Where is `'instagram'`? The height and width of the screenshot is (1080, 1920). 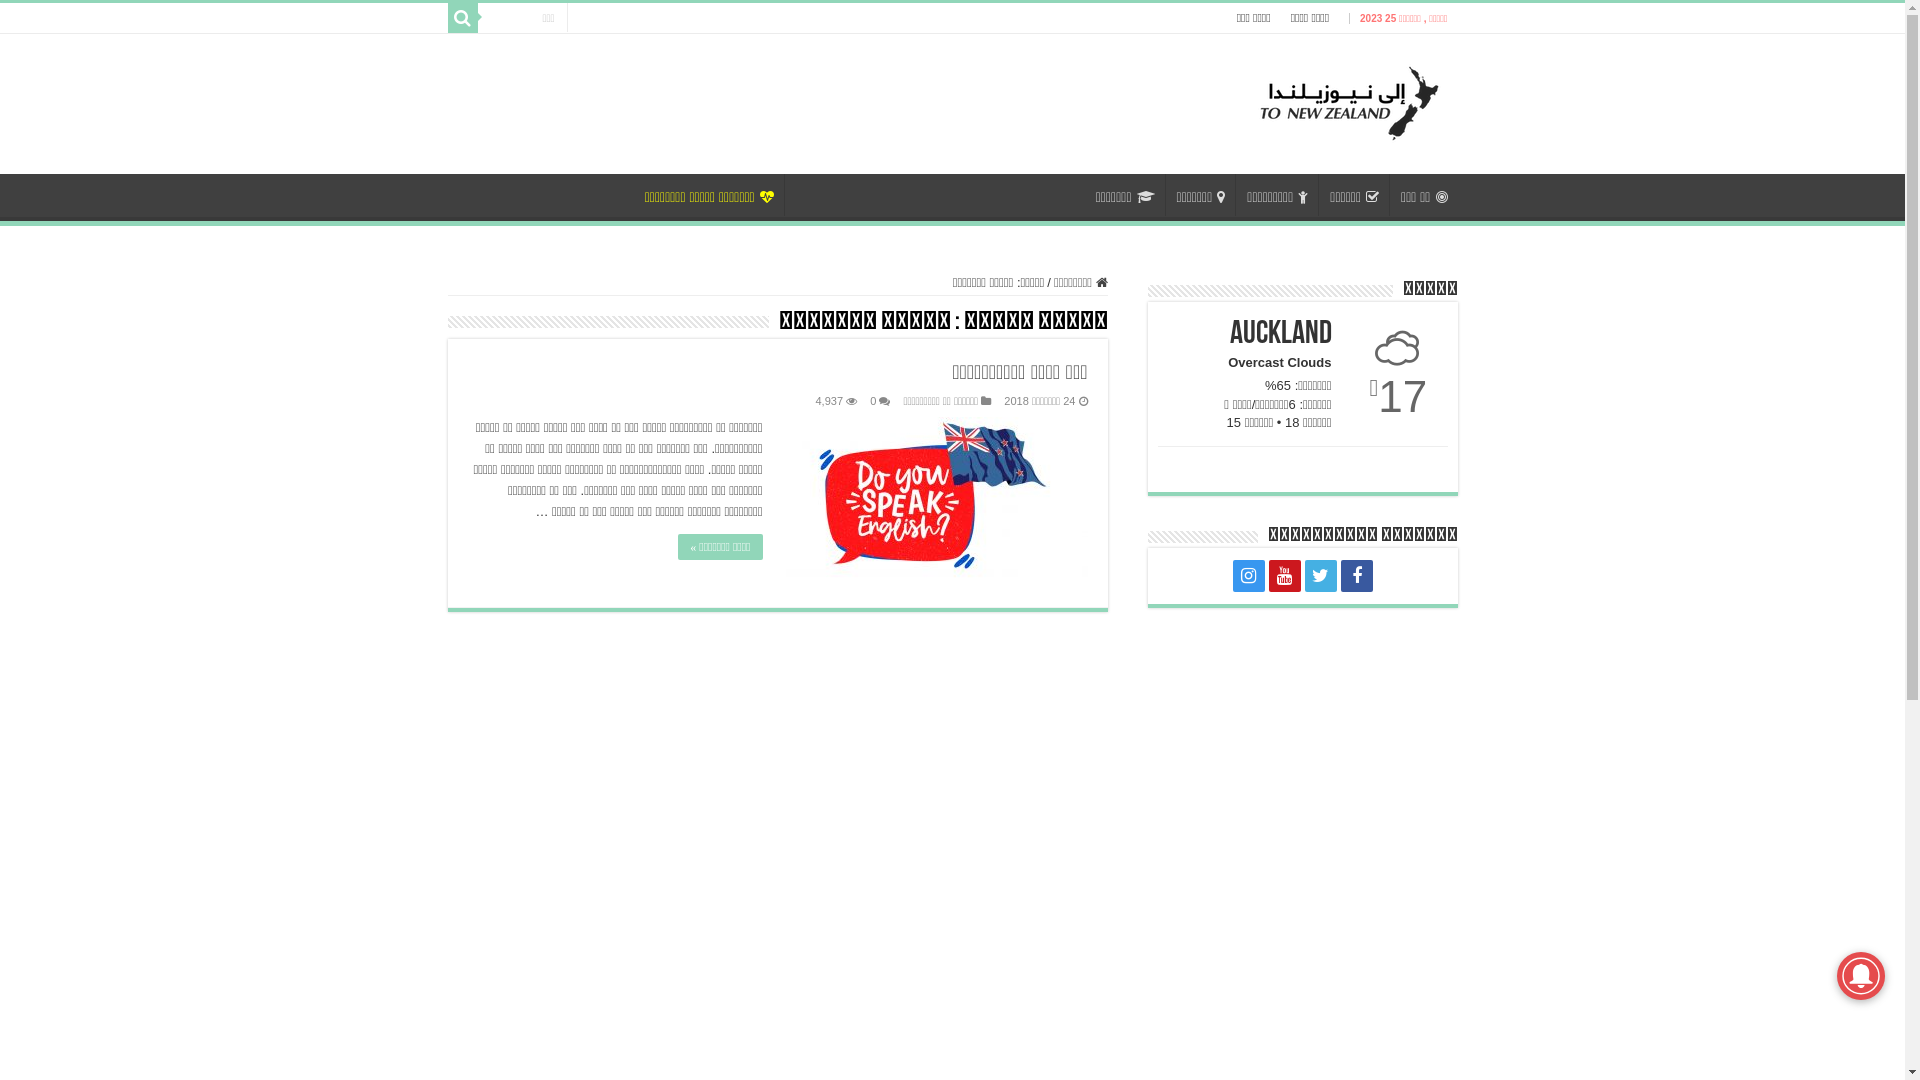
'instagram' is located at coordinates (1231, 575).